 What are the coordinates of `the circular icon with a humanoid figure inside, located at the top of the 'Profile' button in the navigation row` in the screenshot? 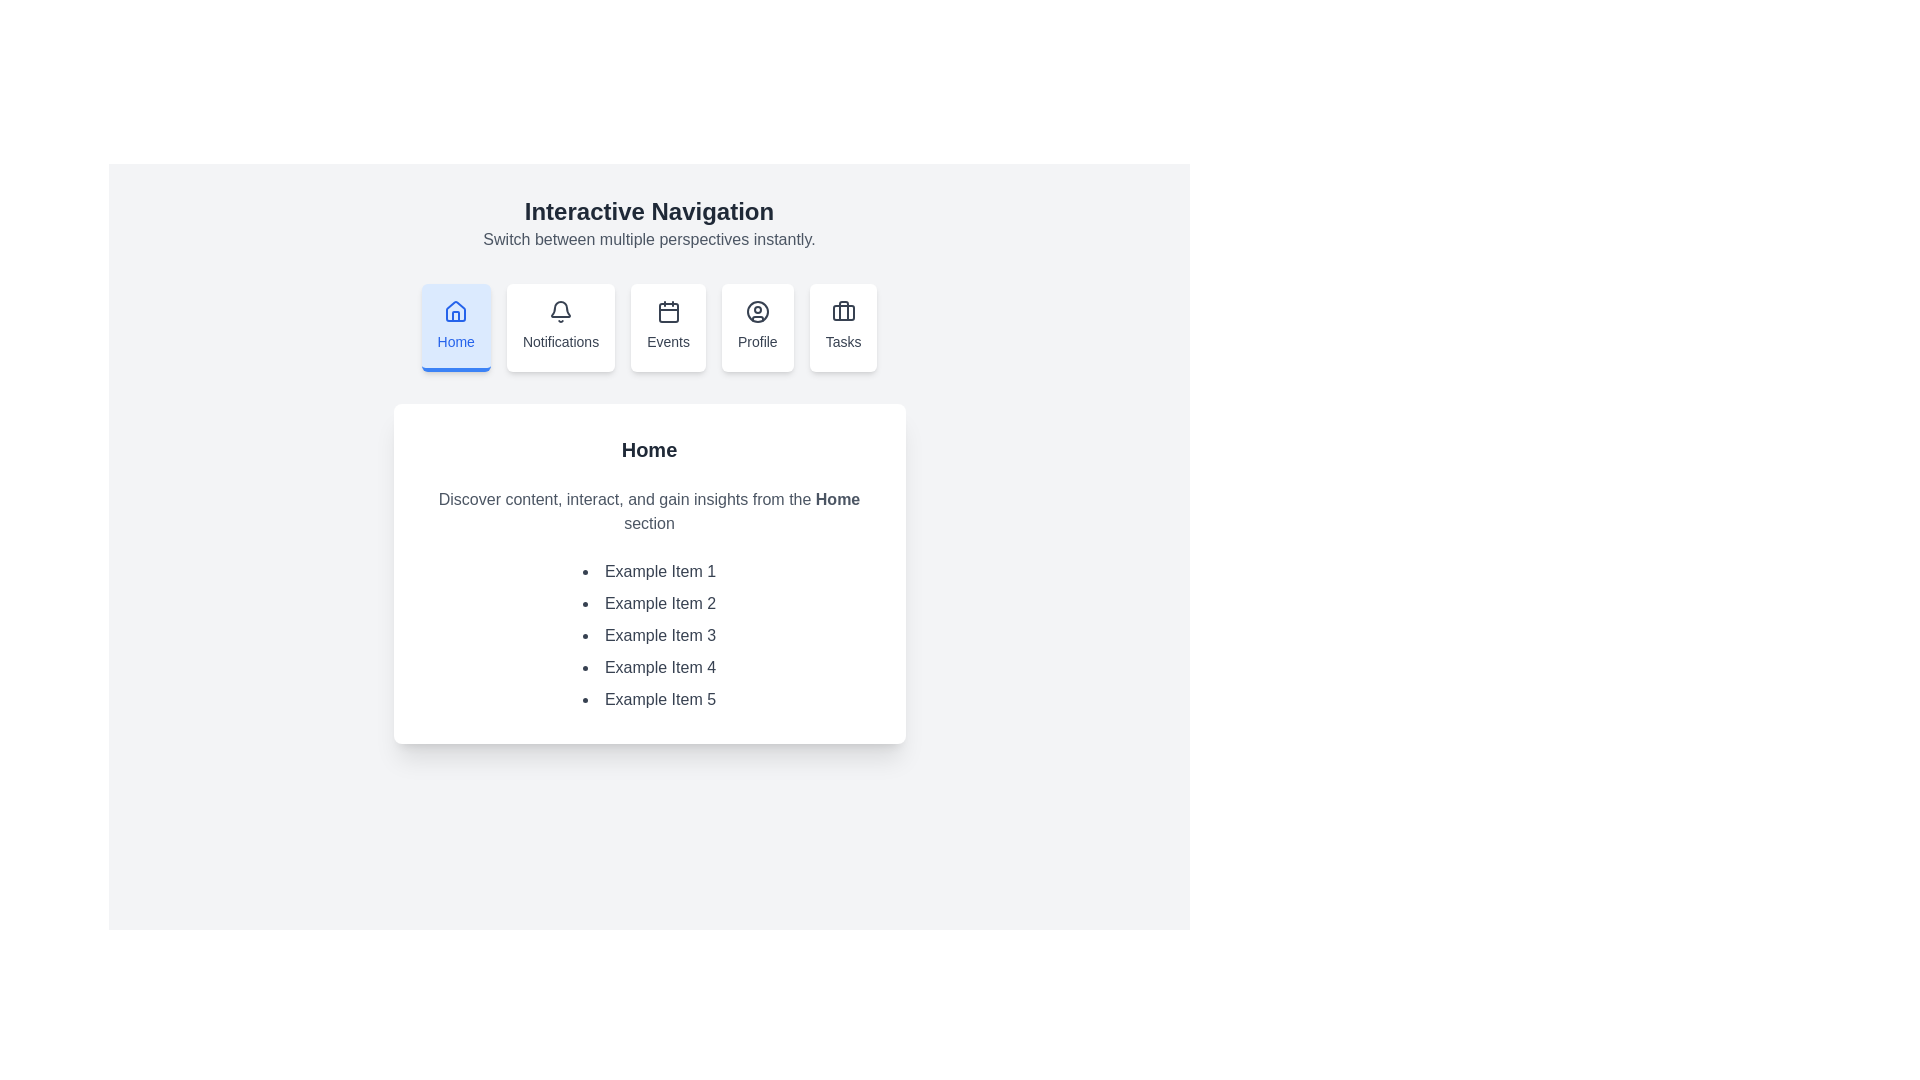 It's located at (756, 312).